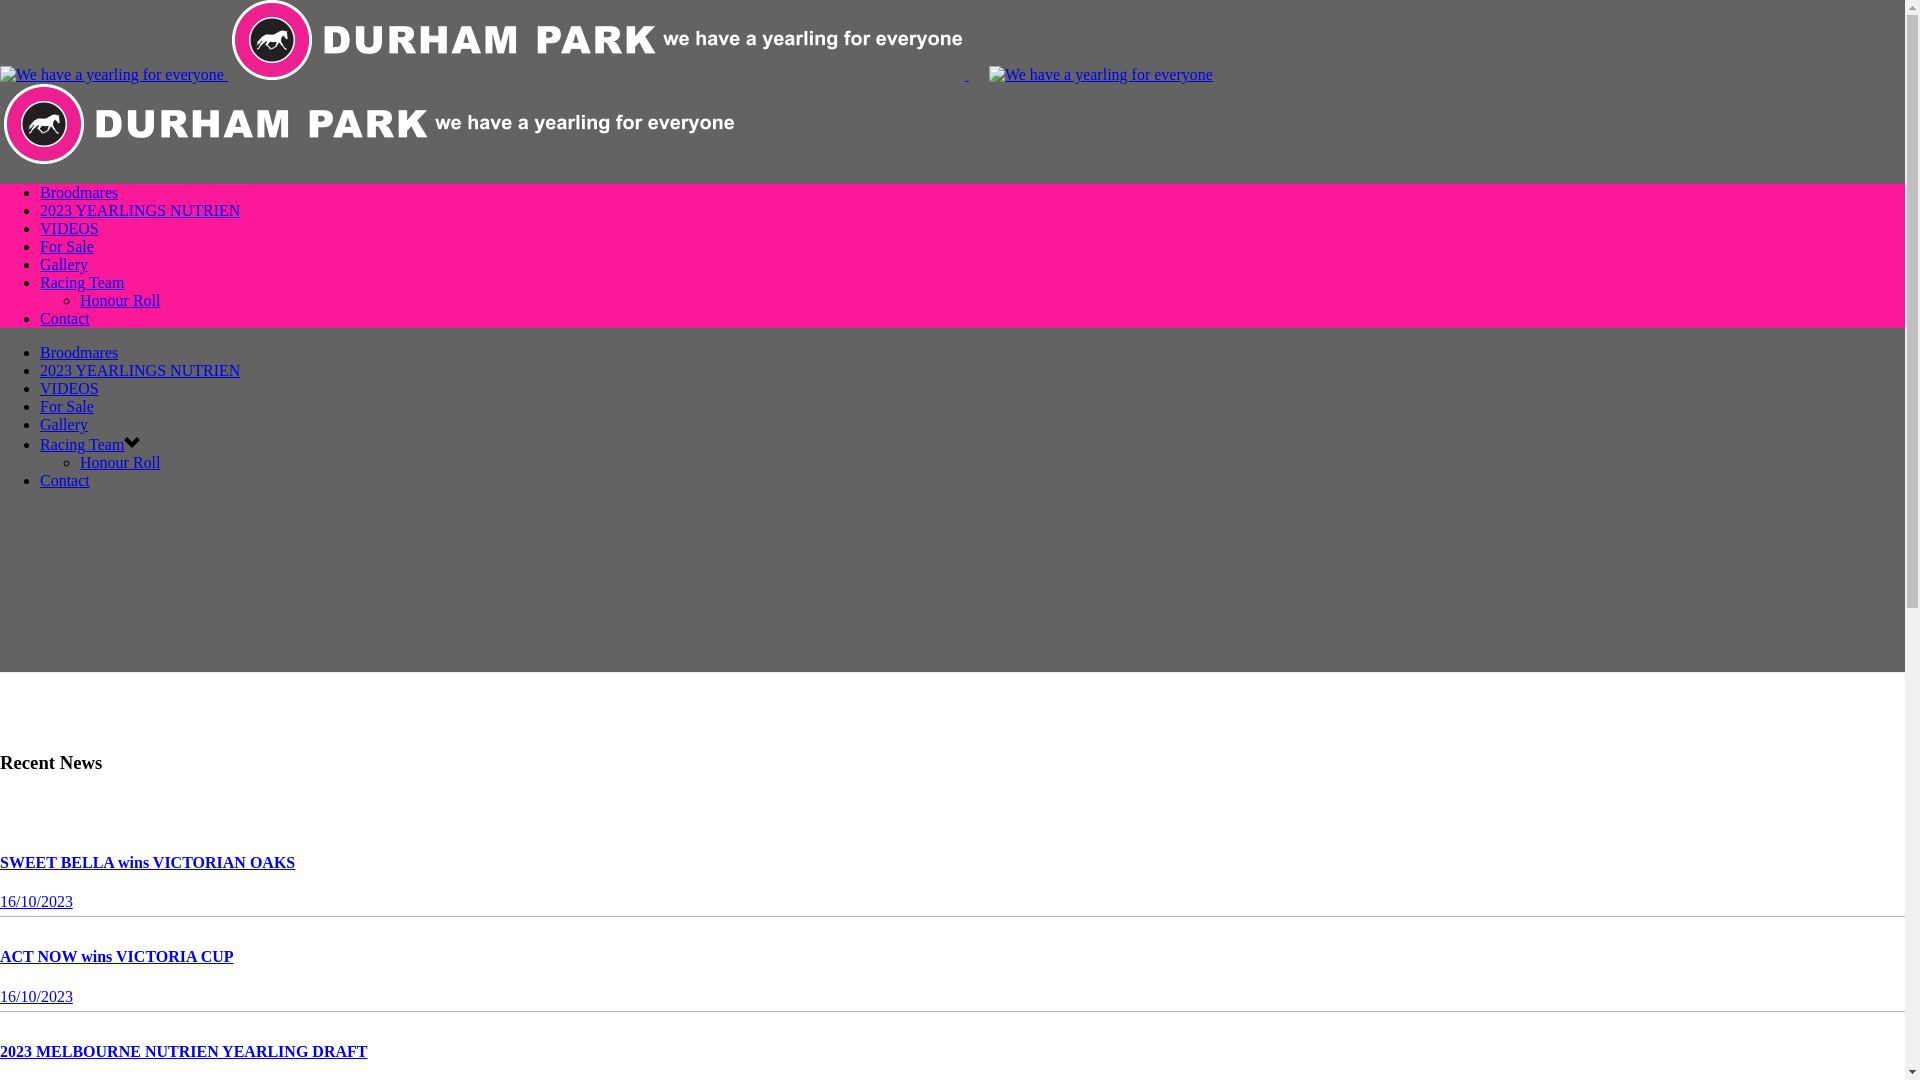  What do you see at coordinates (119, 462) in the screenshot?
I see `'Honour Roll'` at bounding box center [119, 462].